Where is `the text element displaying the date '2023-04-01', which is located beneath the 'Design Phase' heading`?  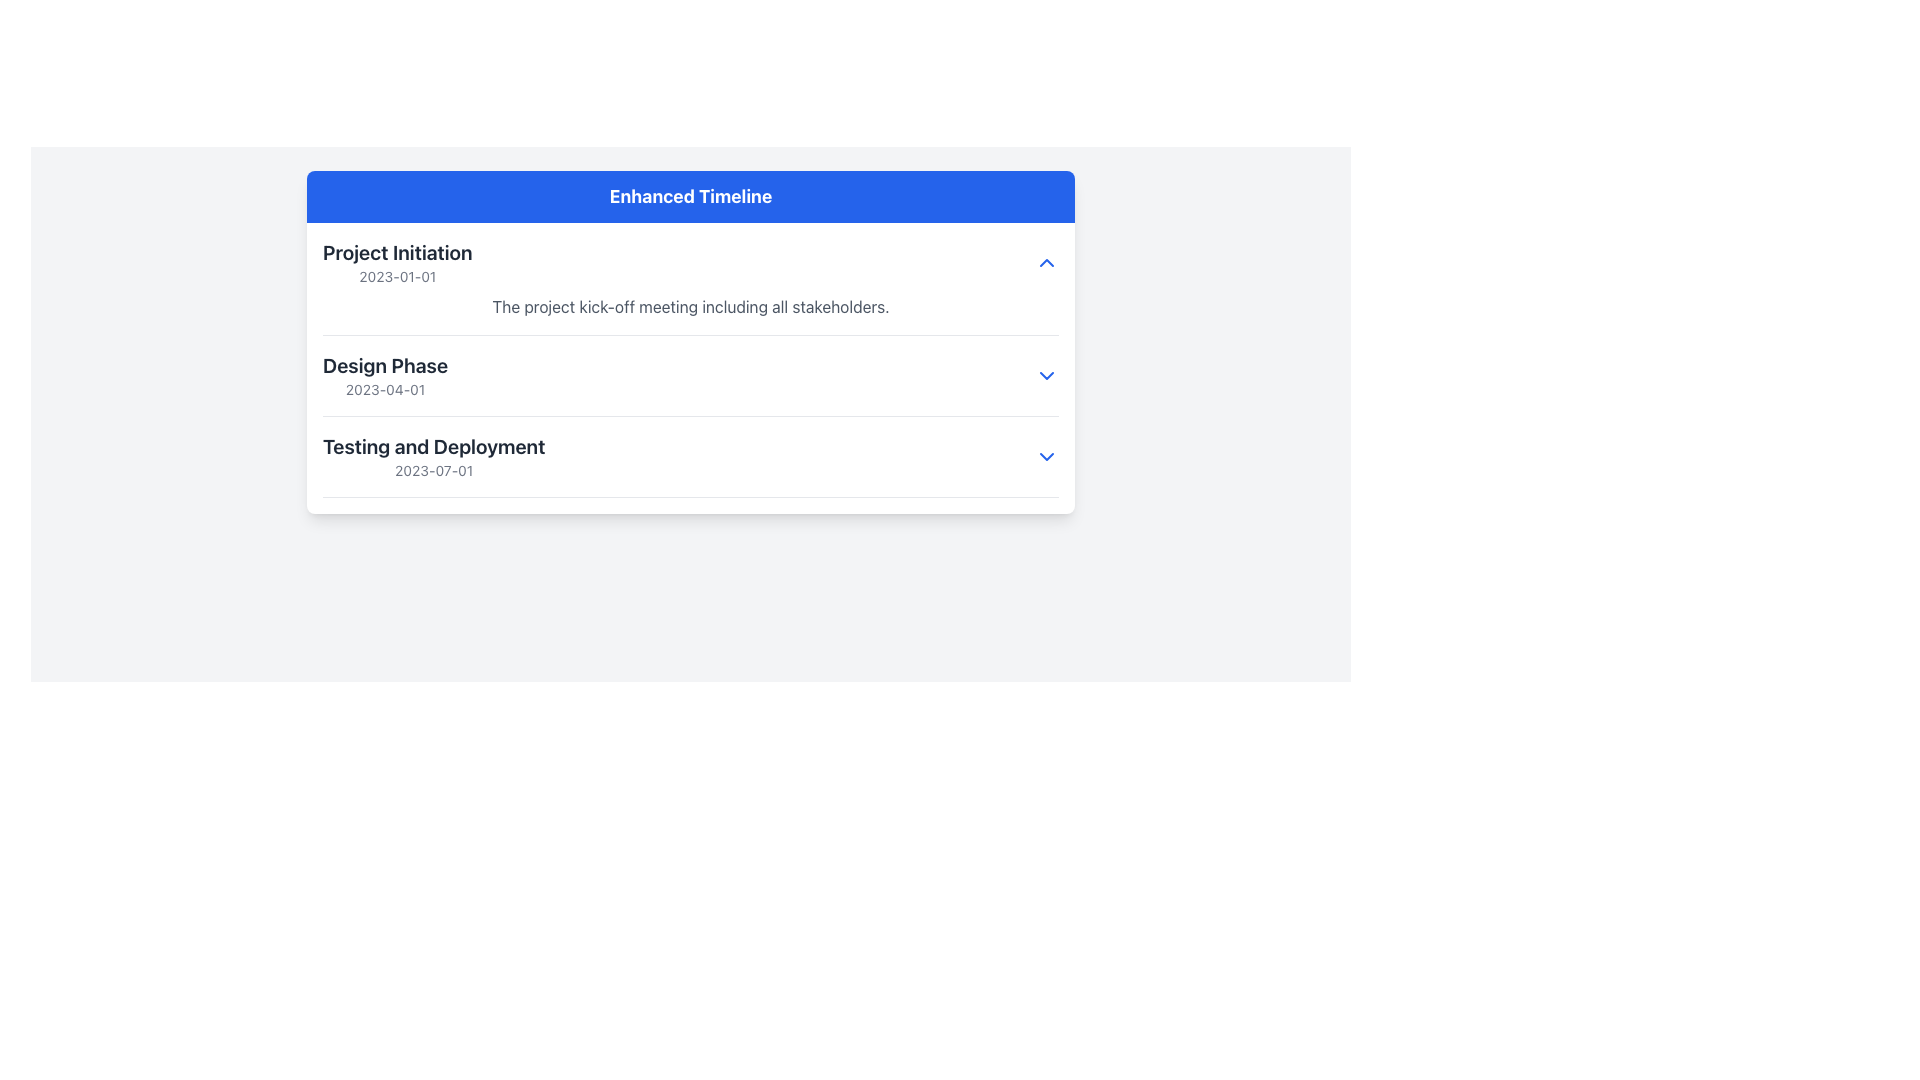 the text element displaying the date '2023-04-01', which is located beneath the 'Design Phase' heading is located at coordinates (385, 389).